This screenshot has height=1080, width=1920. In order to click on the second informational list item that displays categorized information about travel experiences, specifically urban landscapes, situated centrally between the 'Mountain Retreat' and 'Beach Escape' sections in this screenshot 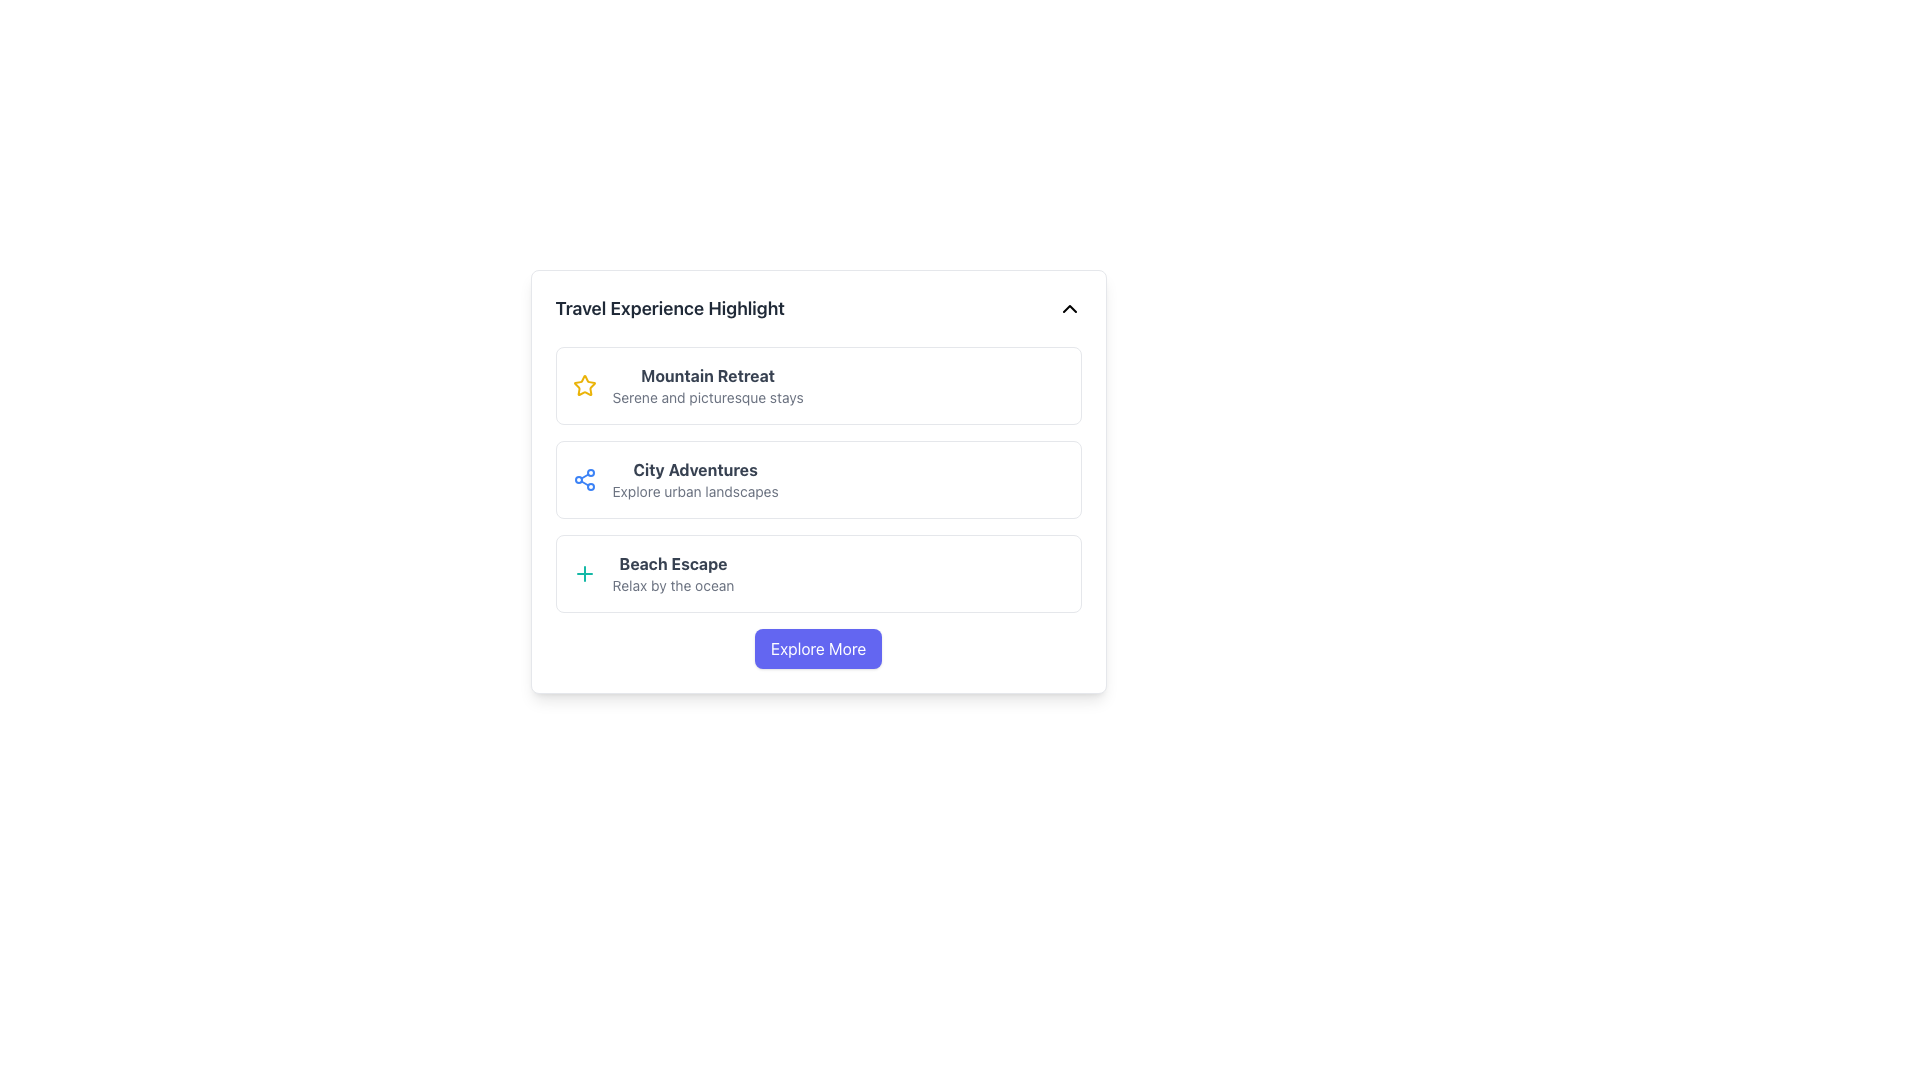, I will do `click(818, 507)`.